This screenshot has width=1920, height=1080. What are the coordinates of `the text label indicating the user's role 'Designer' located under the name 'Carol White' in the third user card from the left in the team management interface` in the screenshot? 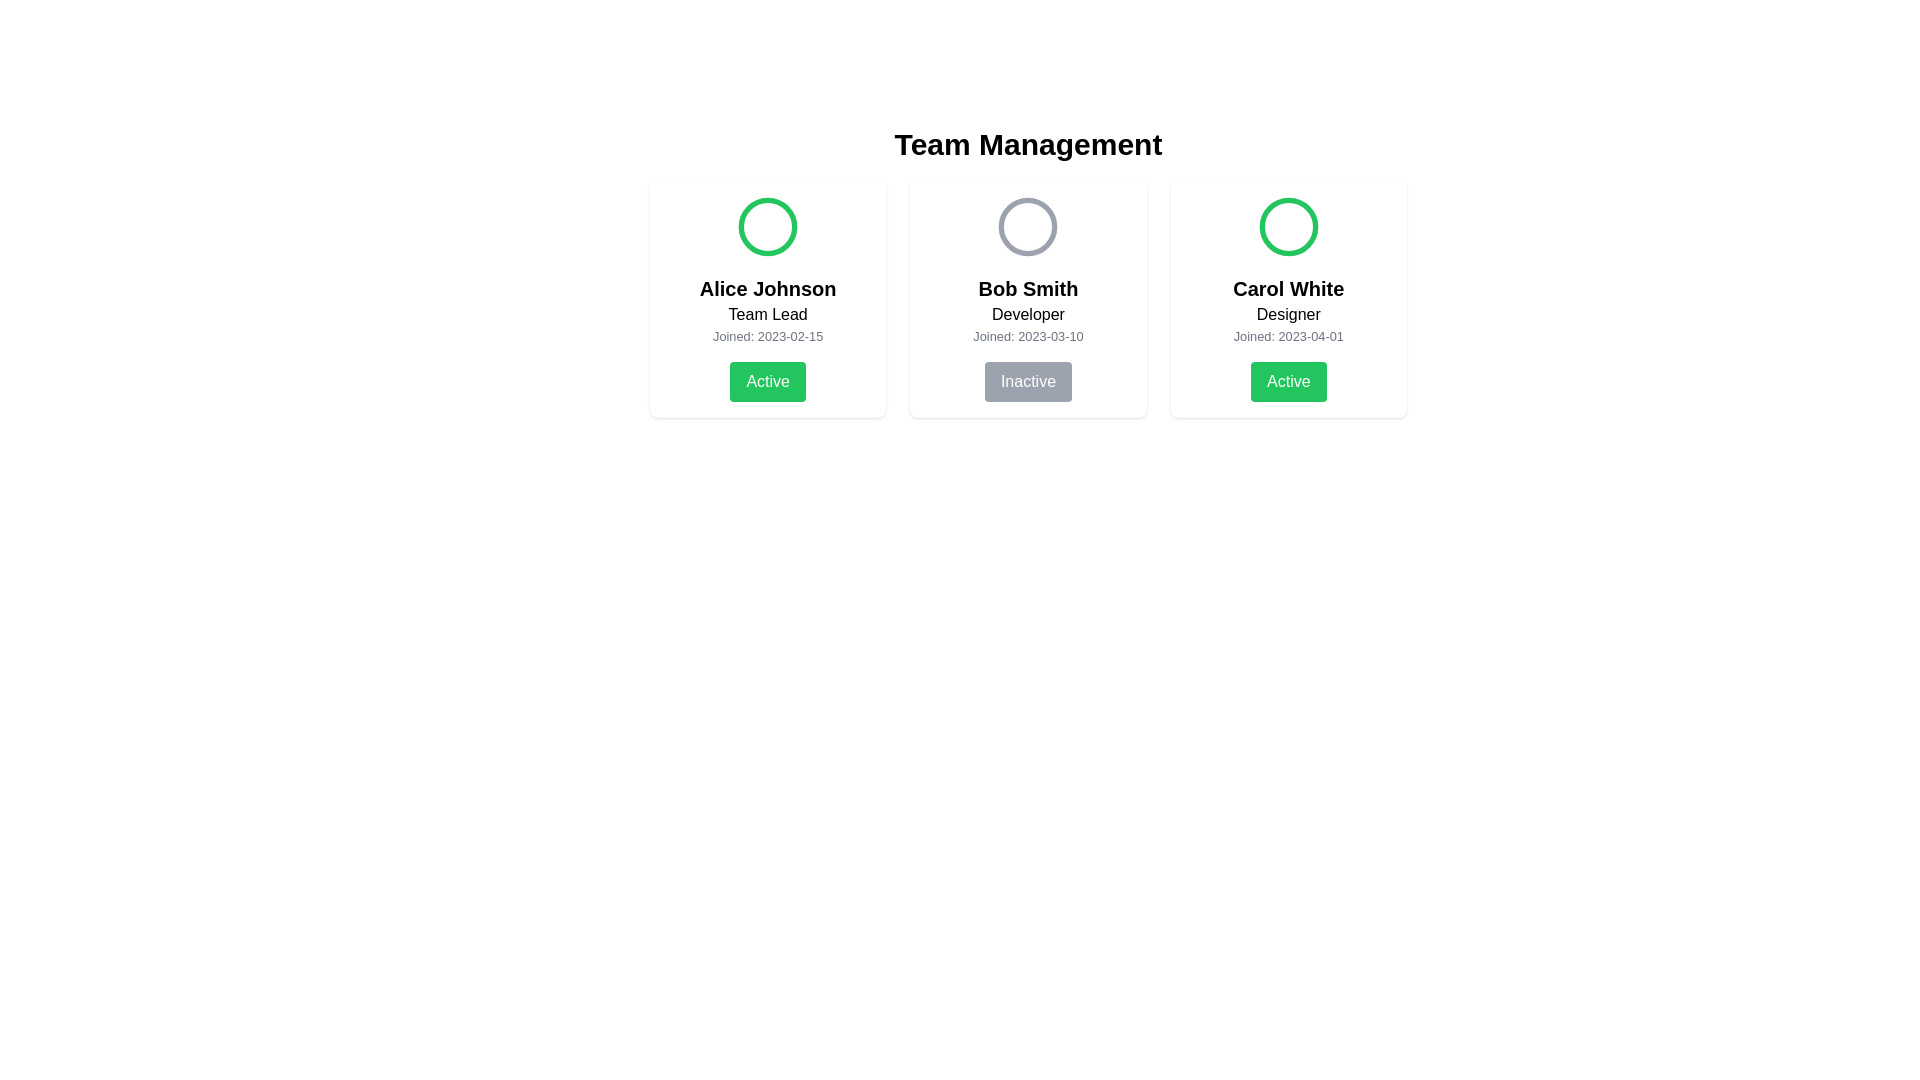 It's located at (1288, 315).